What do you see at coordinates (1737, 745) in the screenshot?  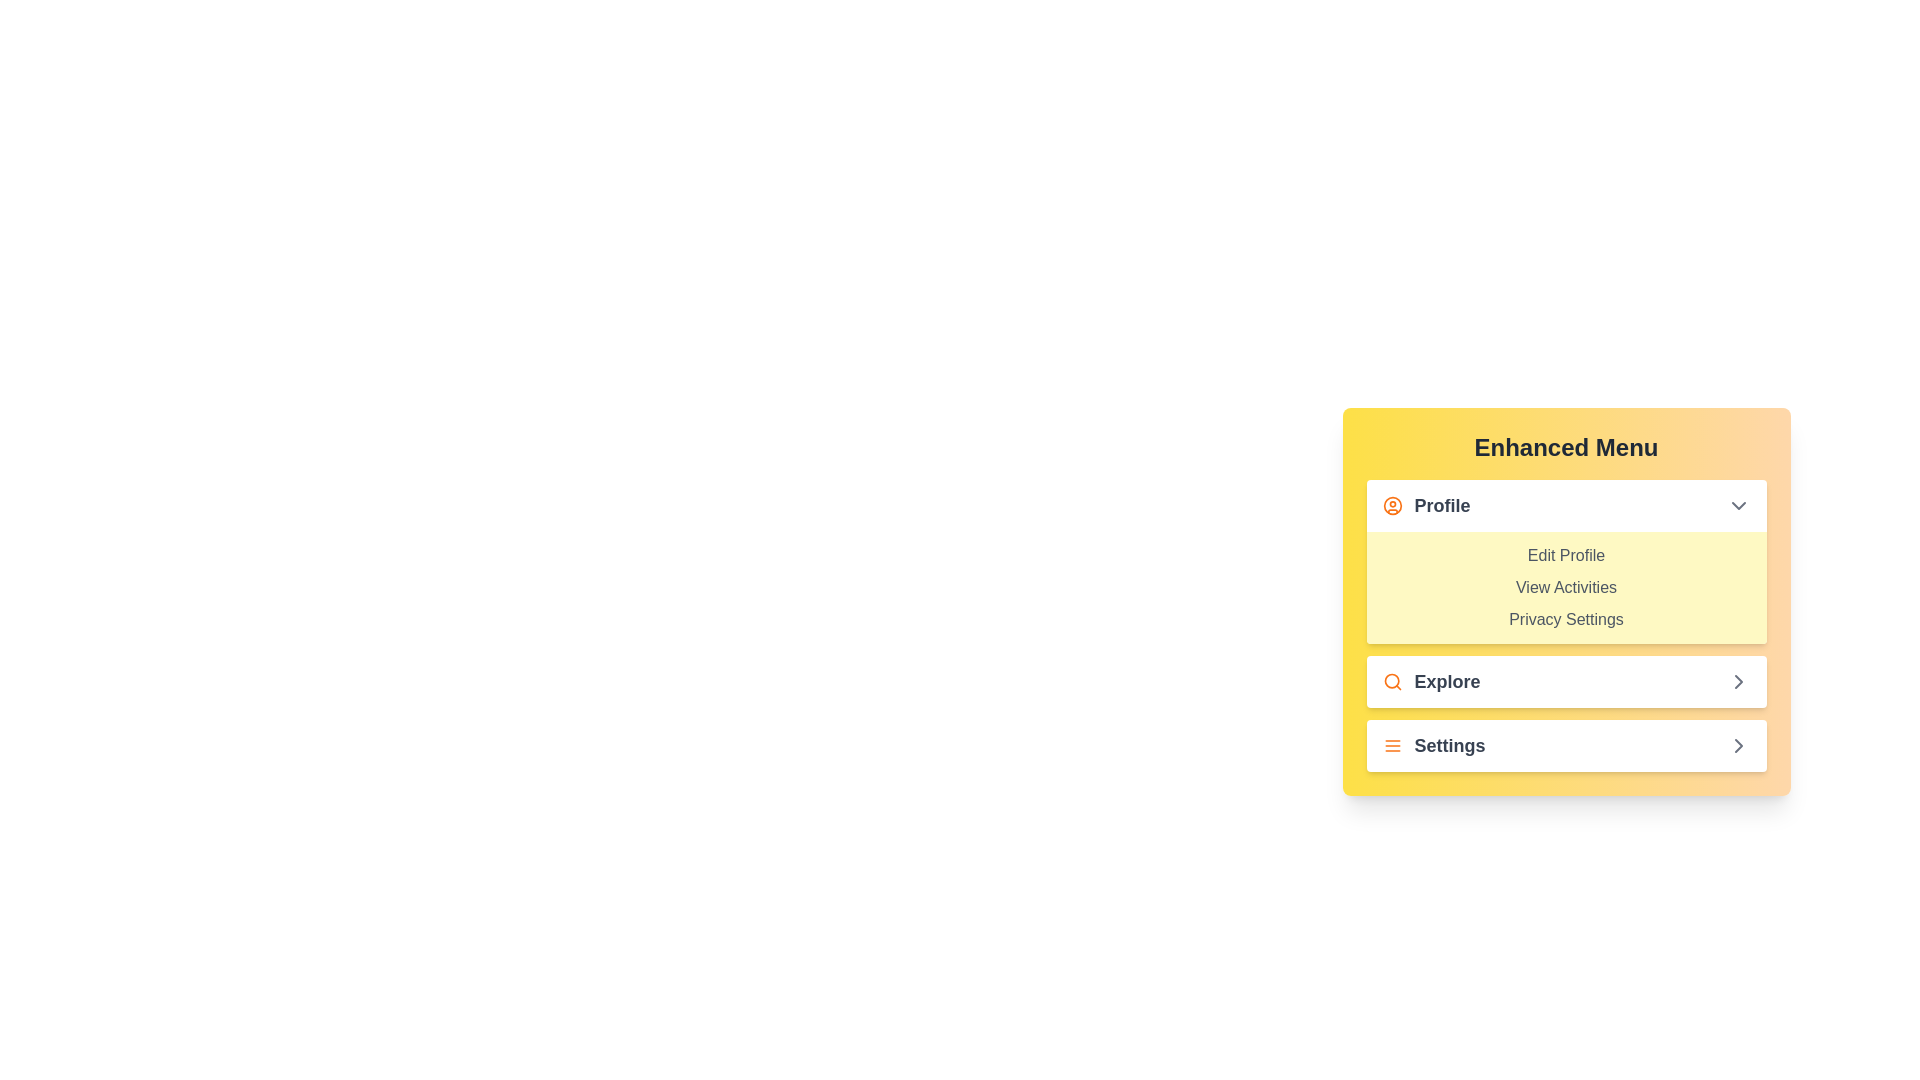 I see `the submenu indicator icon located to the far right of the 'Explore' menu item` at bounding box center [1737, 745].